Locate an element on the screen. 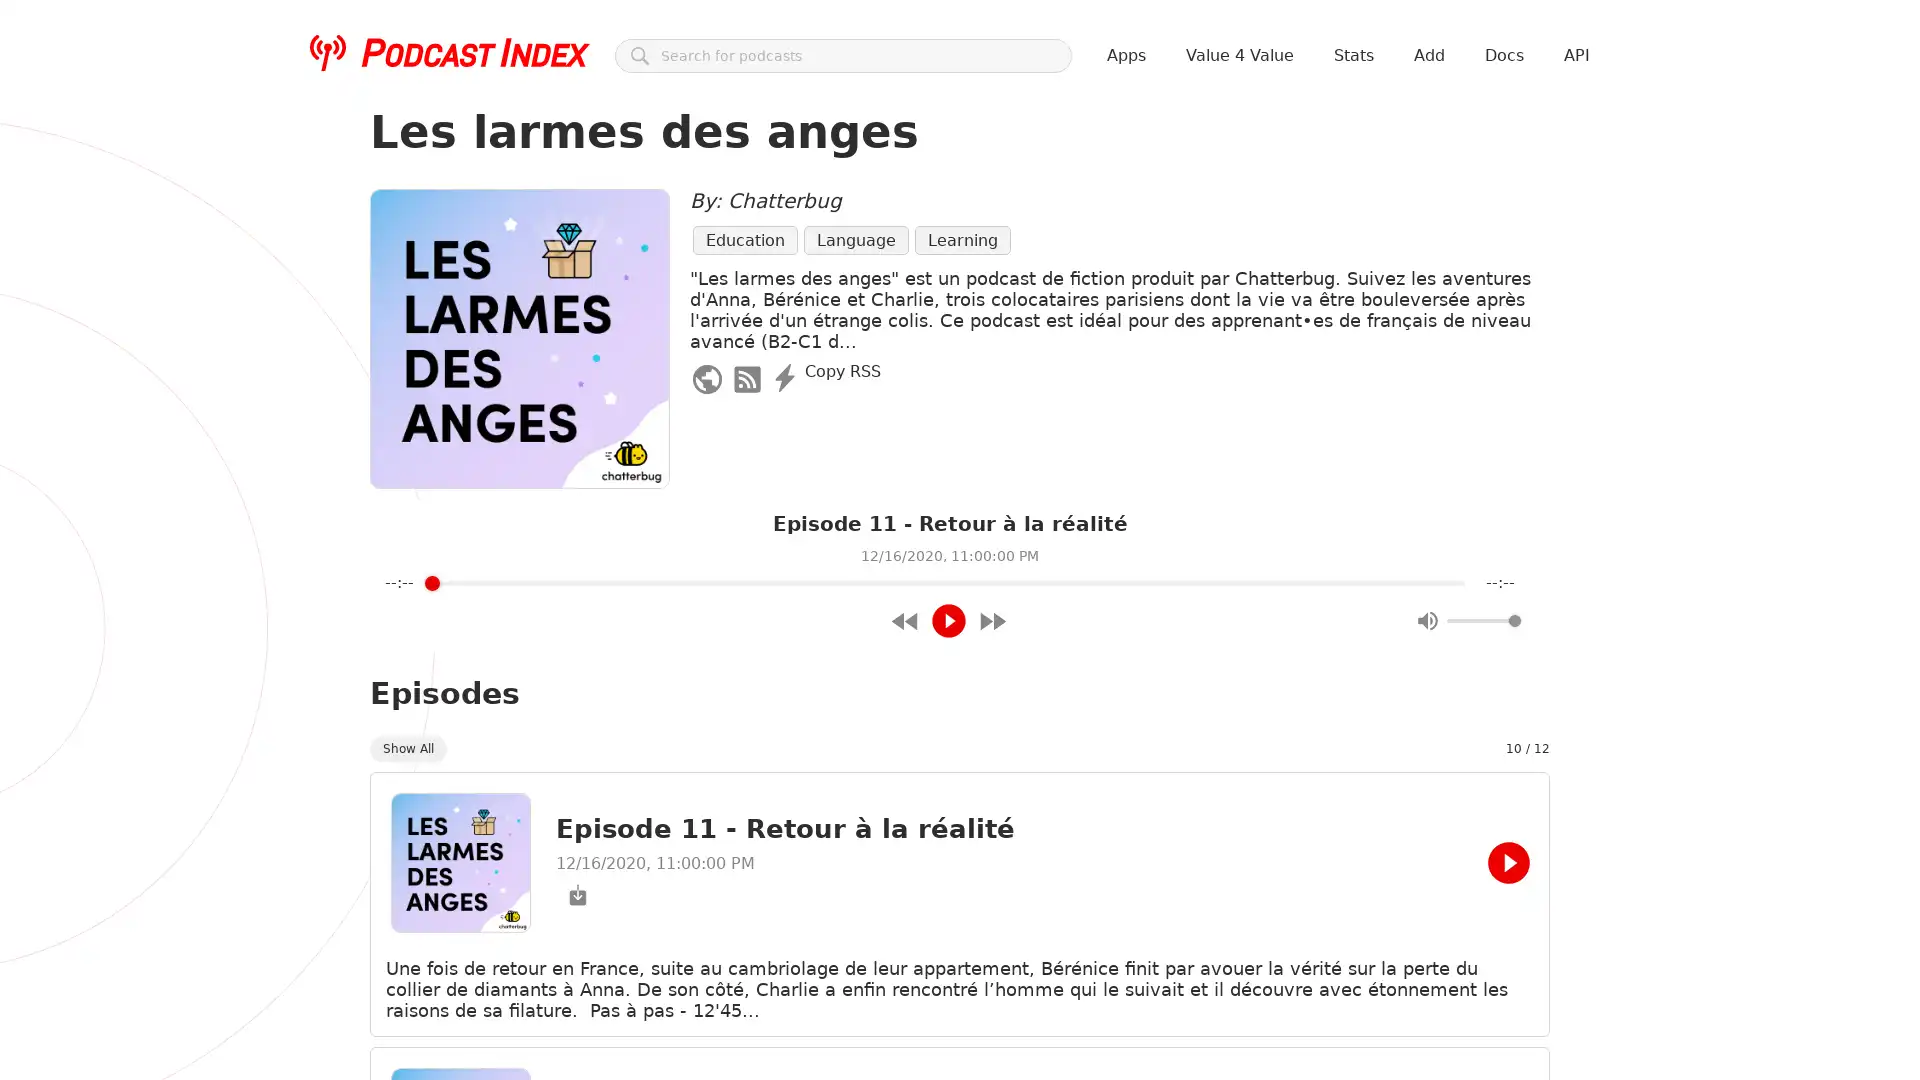 The image size is (1920, 1080). Mute is located at coordinates (1426, 620).